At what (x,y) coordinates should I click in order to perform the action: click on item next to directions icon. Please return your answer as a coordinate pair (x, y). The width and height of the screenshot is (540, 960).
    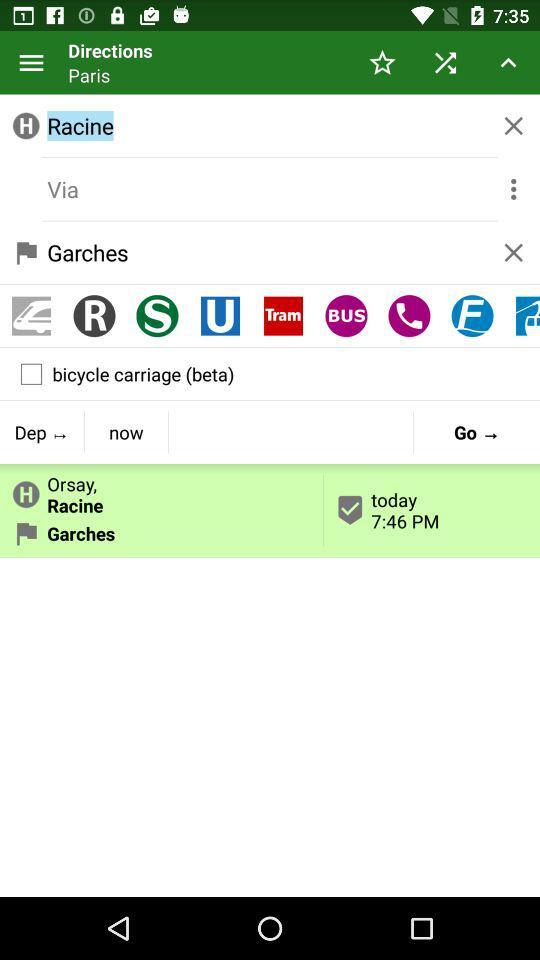
    Looking at the image, I should click on (30, 62).